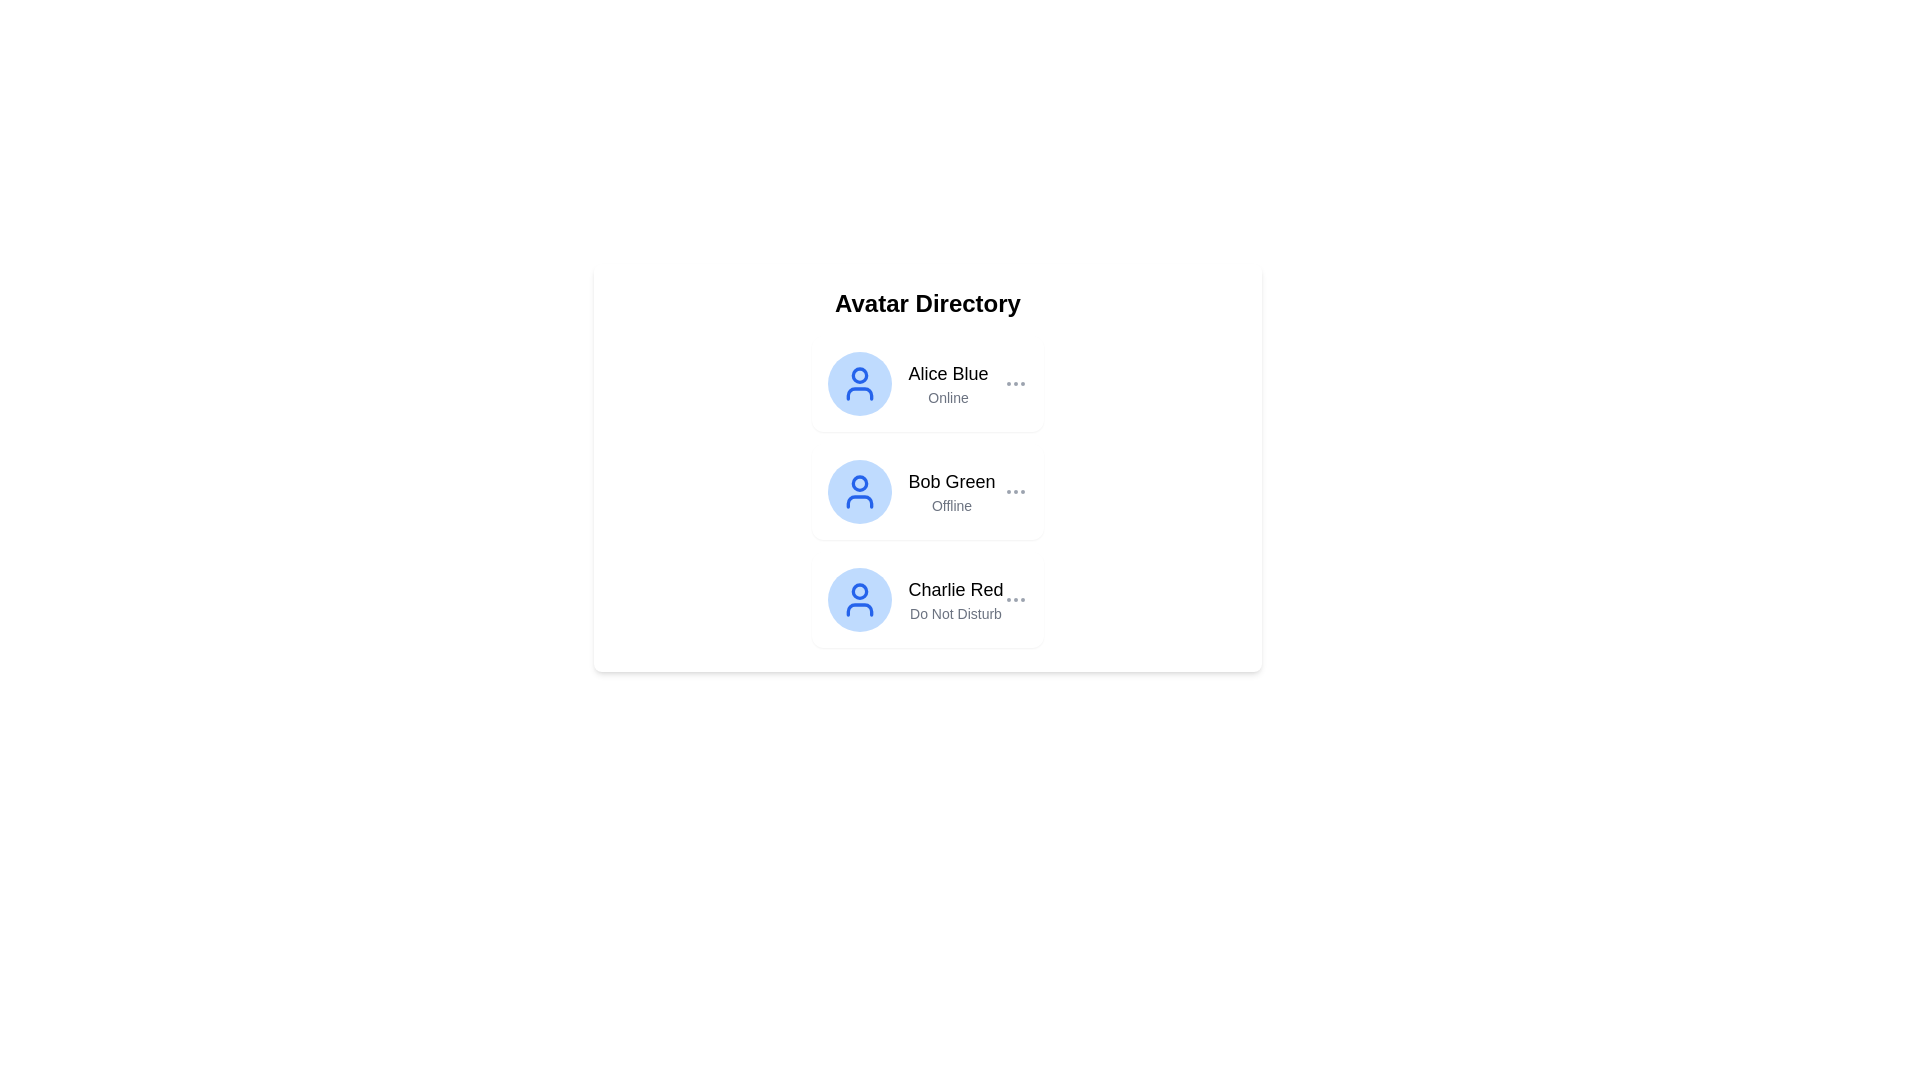  Describe the element at coordinates (926, 599) in the screenshot. I see `the third list item entry card for 'Charlie Red' in the Avatar Directory` at that location.